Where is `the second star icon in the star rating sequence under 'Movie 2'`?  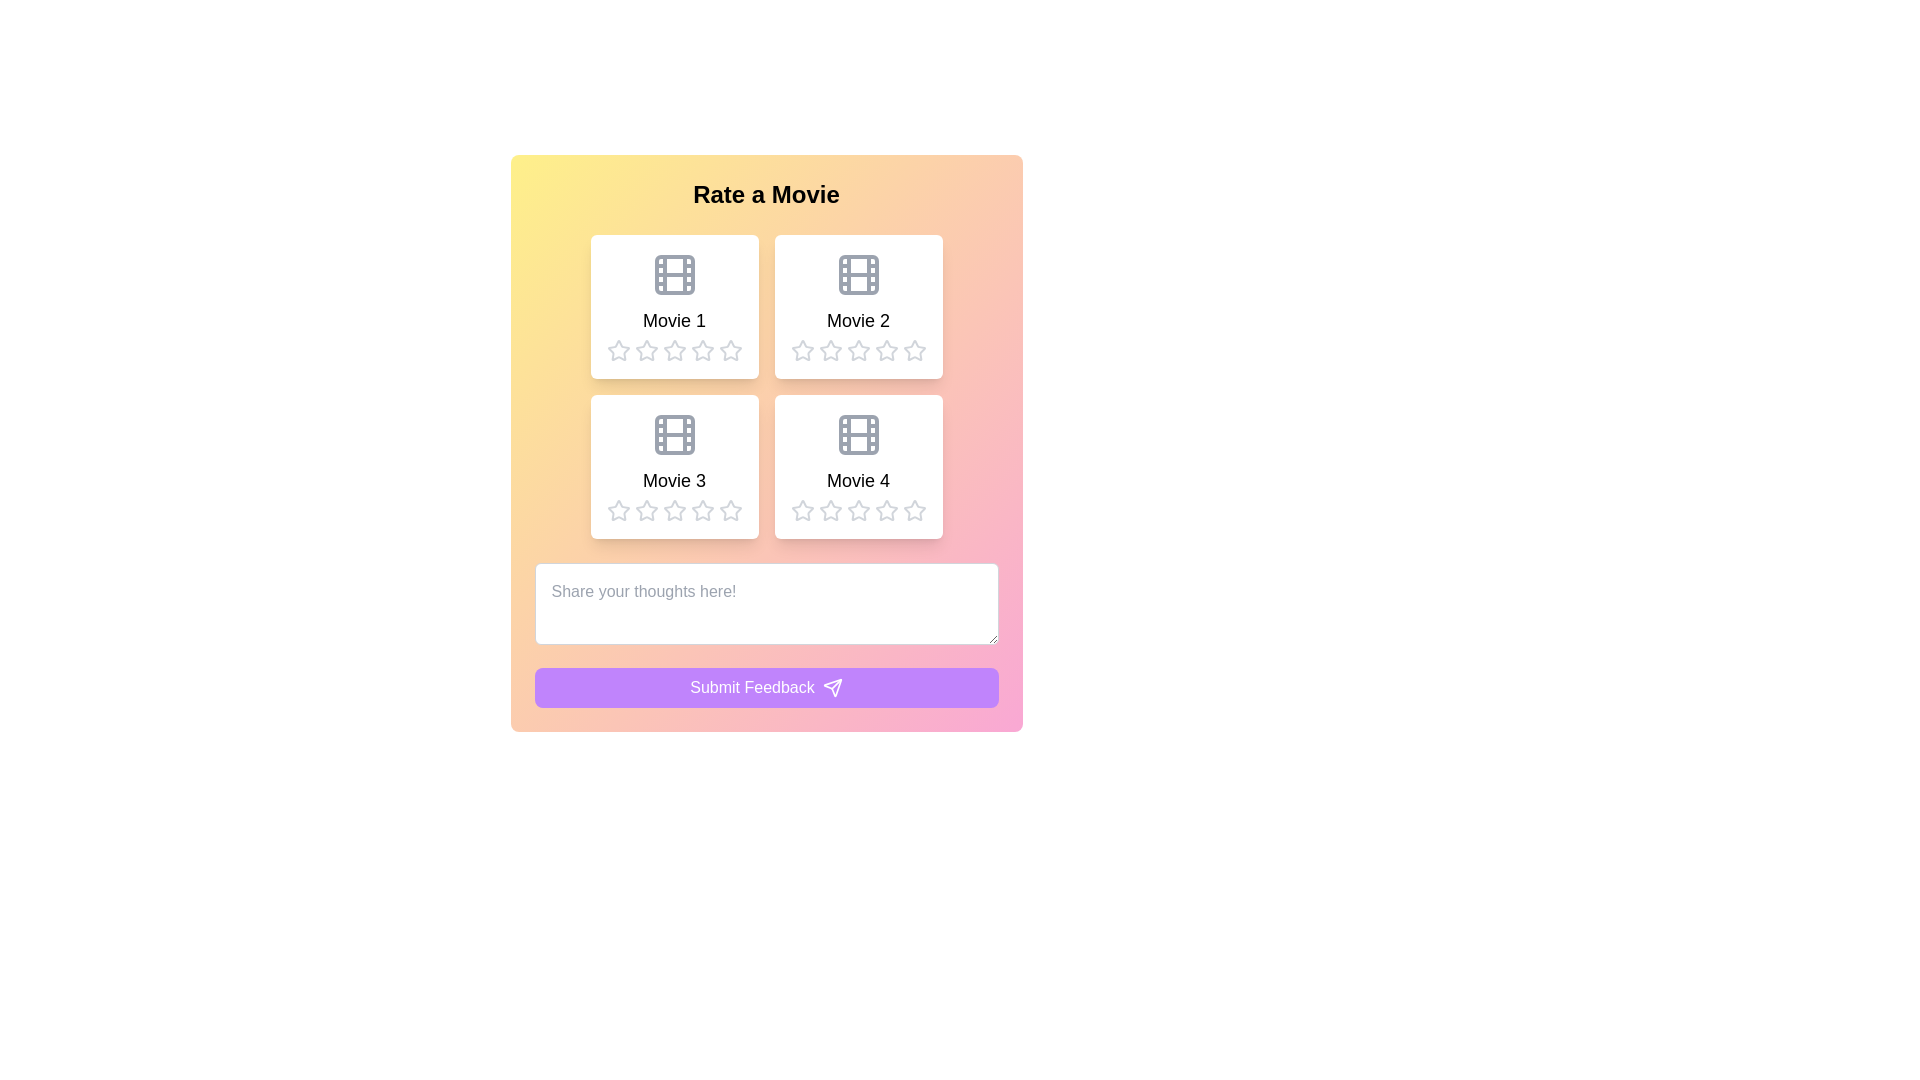 the second star icon in the star rating sequence under 'Movie 2' is located at coordinates (858, 349).